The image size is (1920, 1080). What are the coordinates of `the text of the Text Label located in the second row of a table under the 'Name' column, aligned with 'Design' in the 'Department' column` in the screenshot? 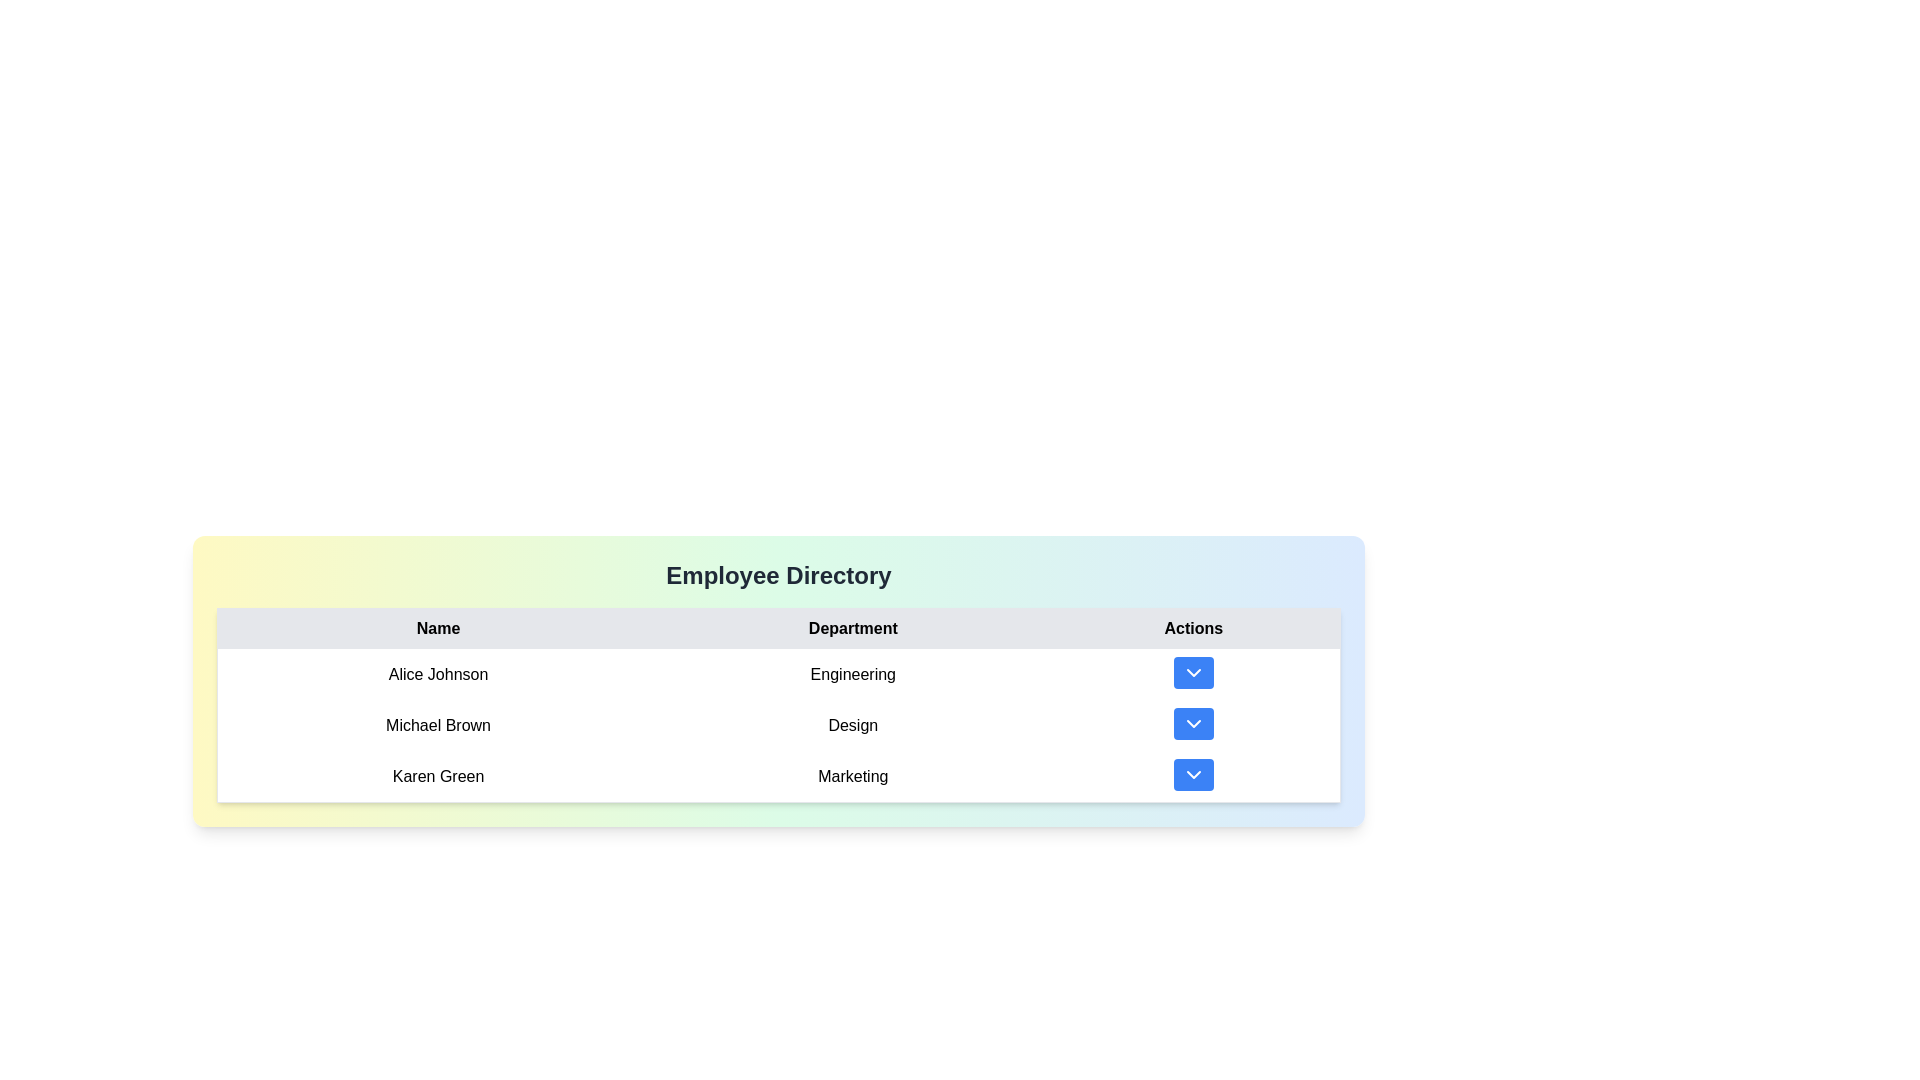 It's located at (437, 725).